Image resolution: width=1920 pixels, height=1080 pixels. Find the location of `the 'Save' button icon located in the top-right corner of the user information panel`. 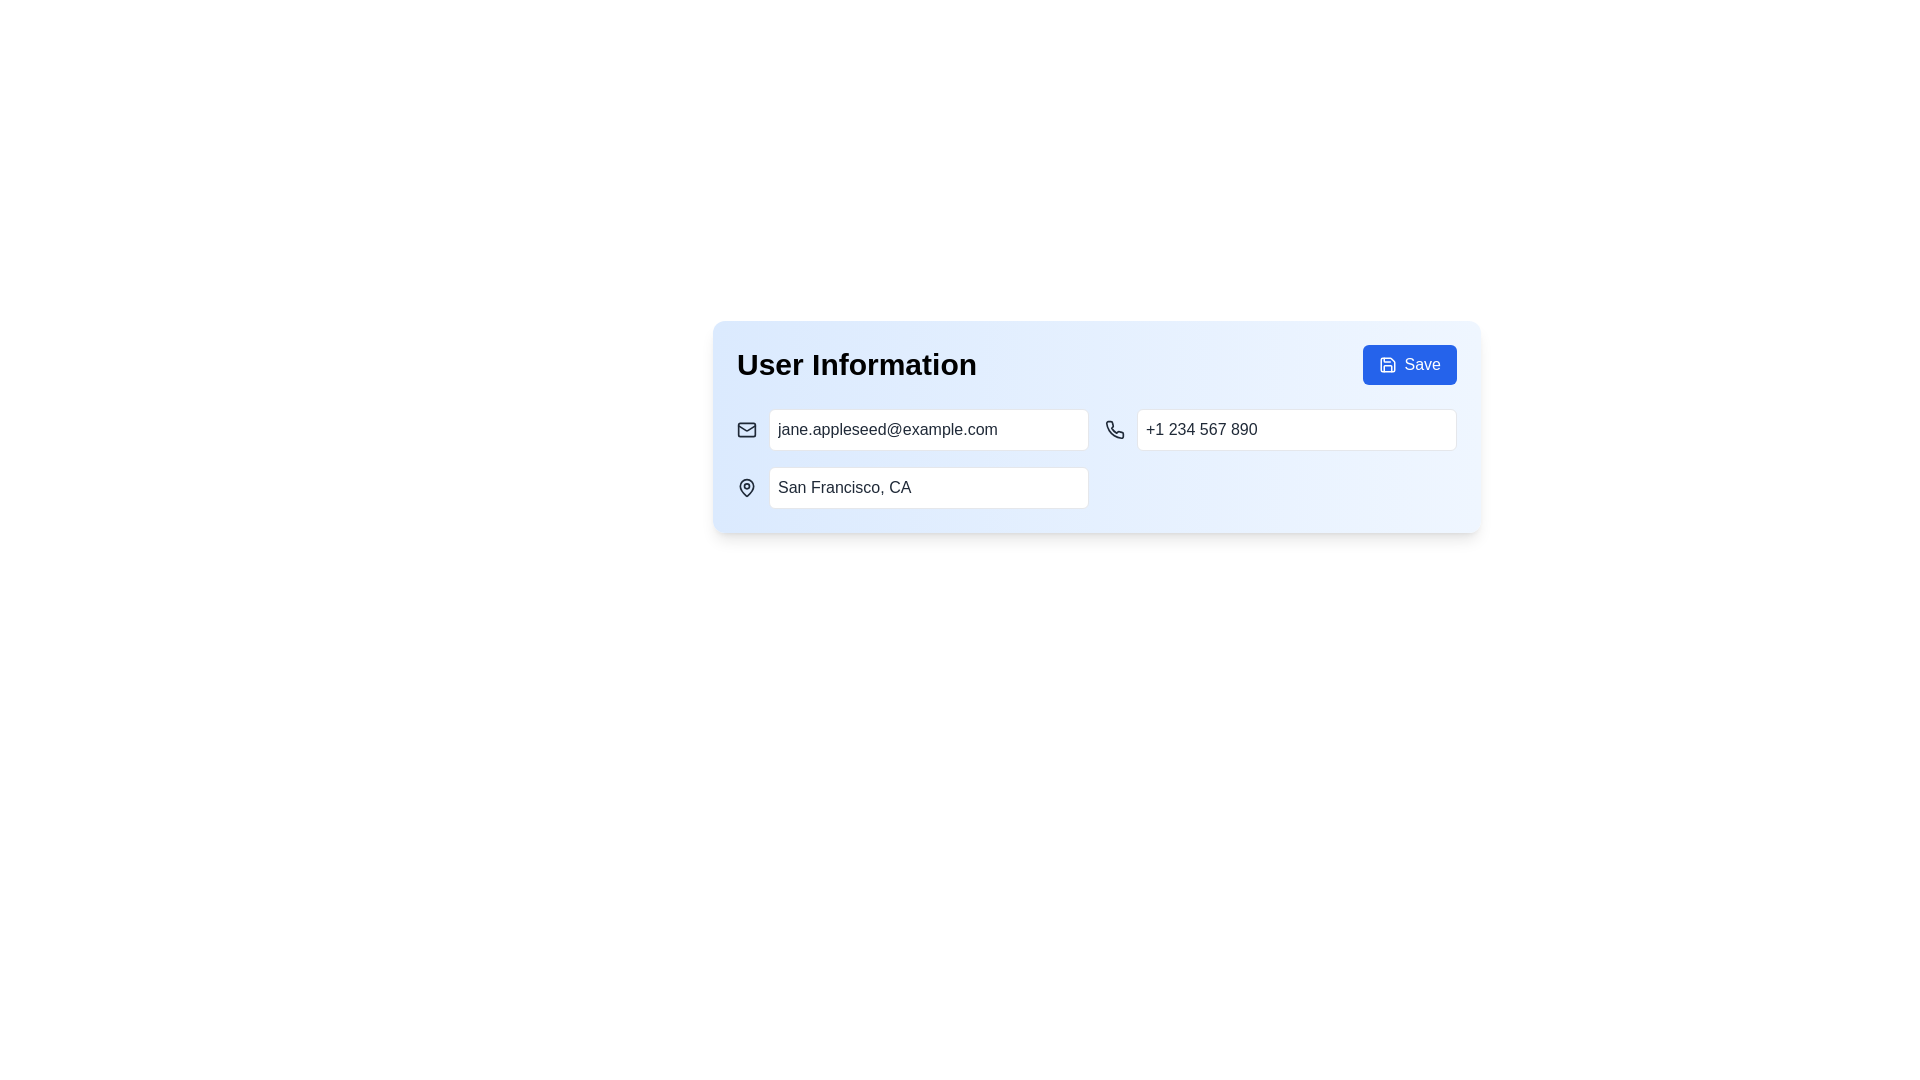

the 'Save' button icon located in the top-right corner of the user information panel is located at coordinates (1386, 365).